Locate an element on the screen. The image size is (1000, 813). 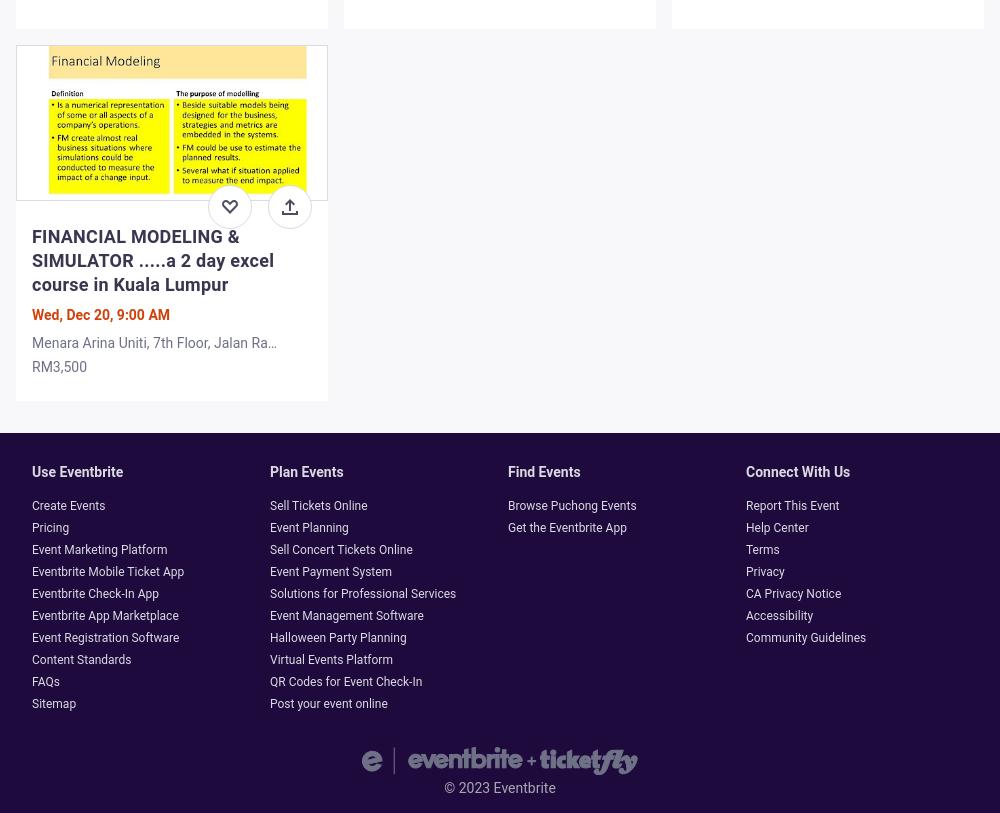
'Eventbrite Check-In App' is located at coordinates (32, 593).